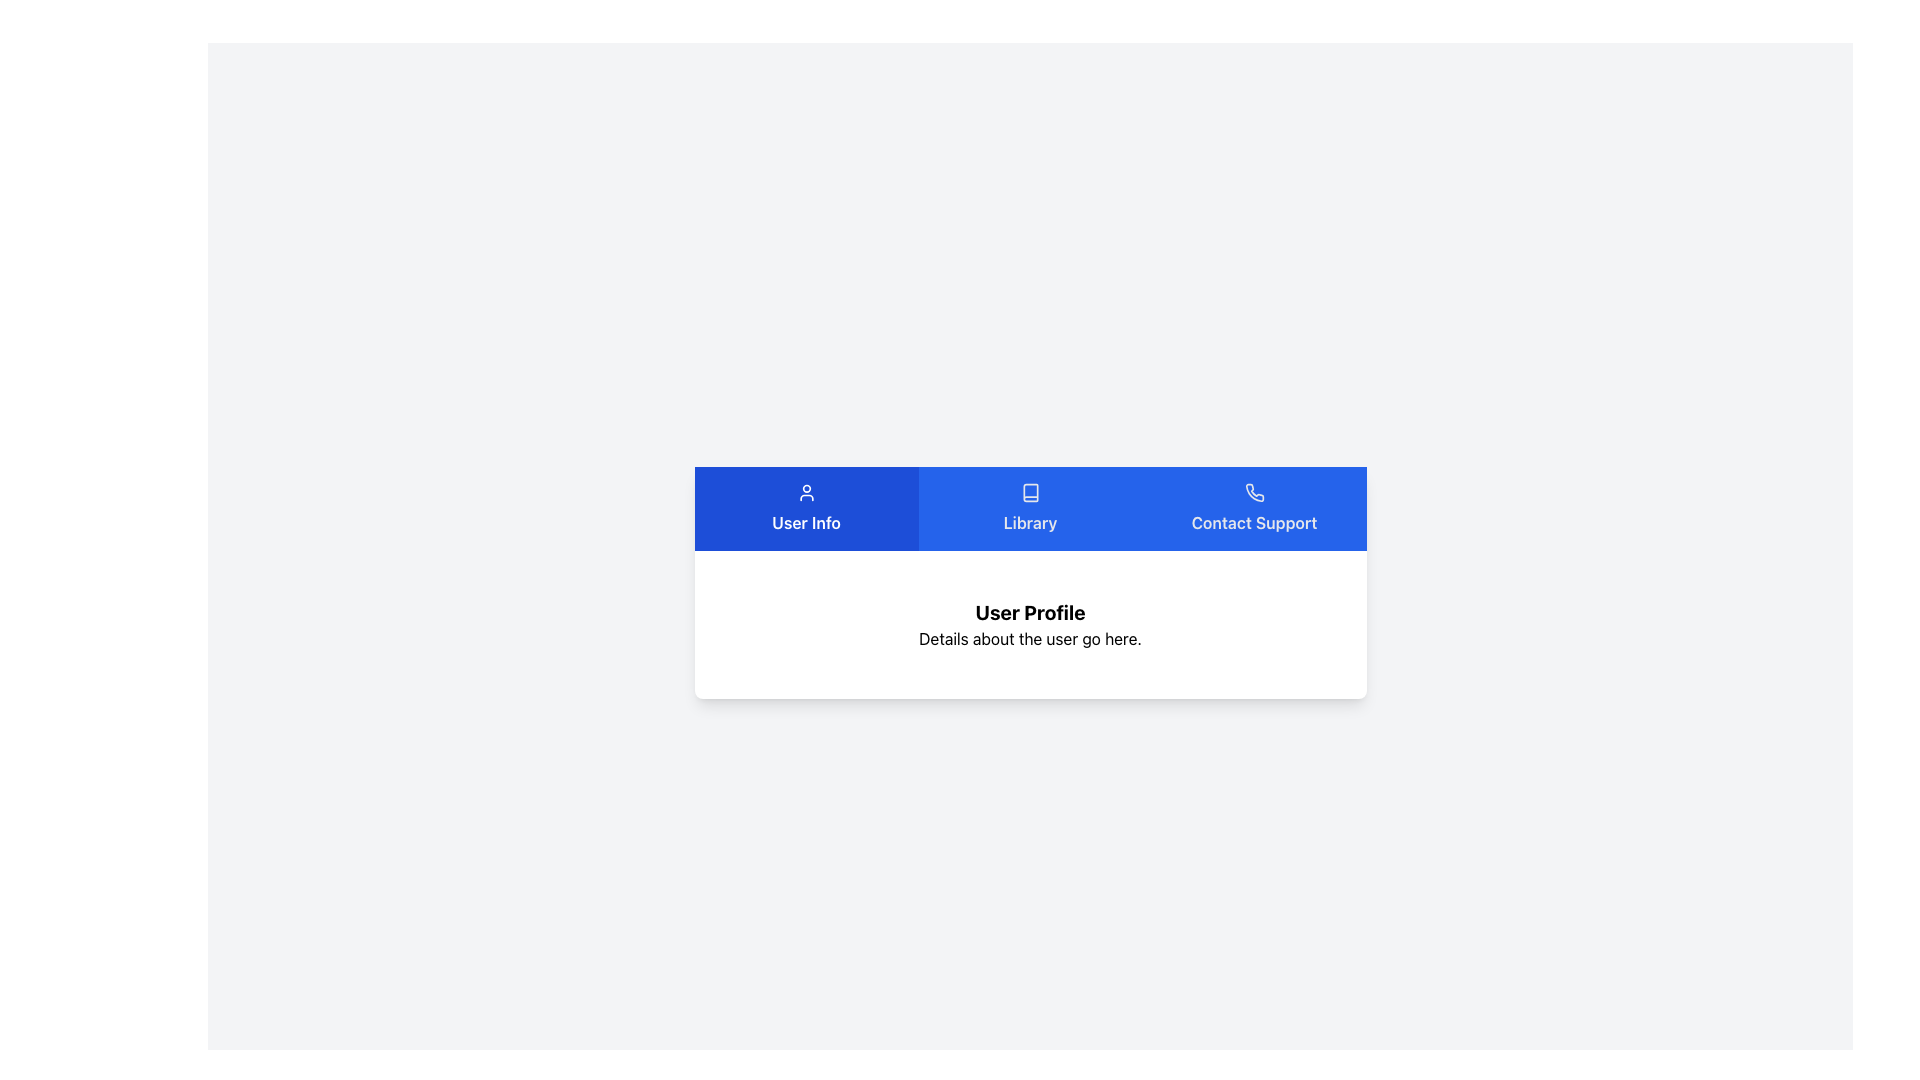 This screenshot has height=1080, width=1920. I want to click on the 'Library' button in the horizontal navigation bar, which has a blue background and a book icon above the label, so click(1030, 508).